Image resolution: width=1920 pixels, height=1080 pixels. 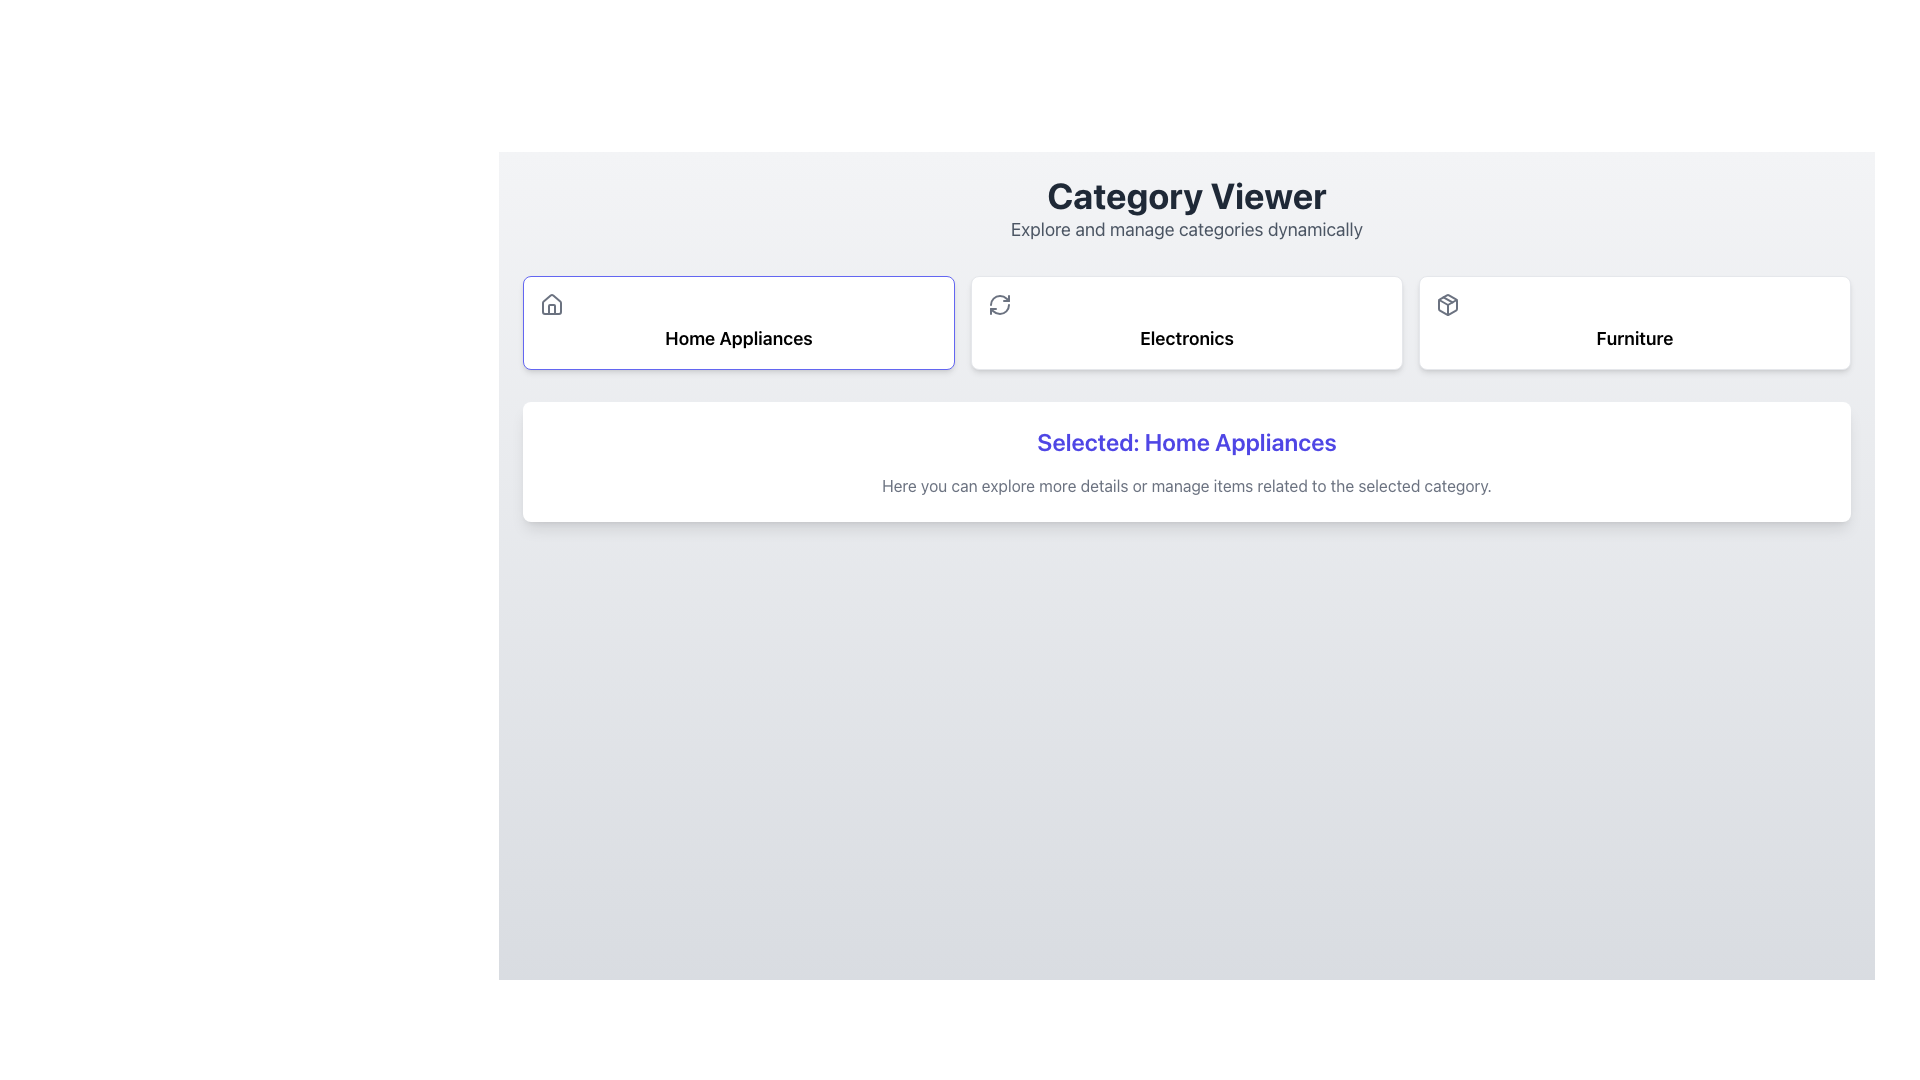 What do you see at coordinates (1186, 229) in the screenshot?
I see `the subtitle text 'Explore and manage categories dynamically' located under the title 'Category Viewer'` at bounding box center [1186, 229].